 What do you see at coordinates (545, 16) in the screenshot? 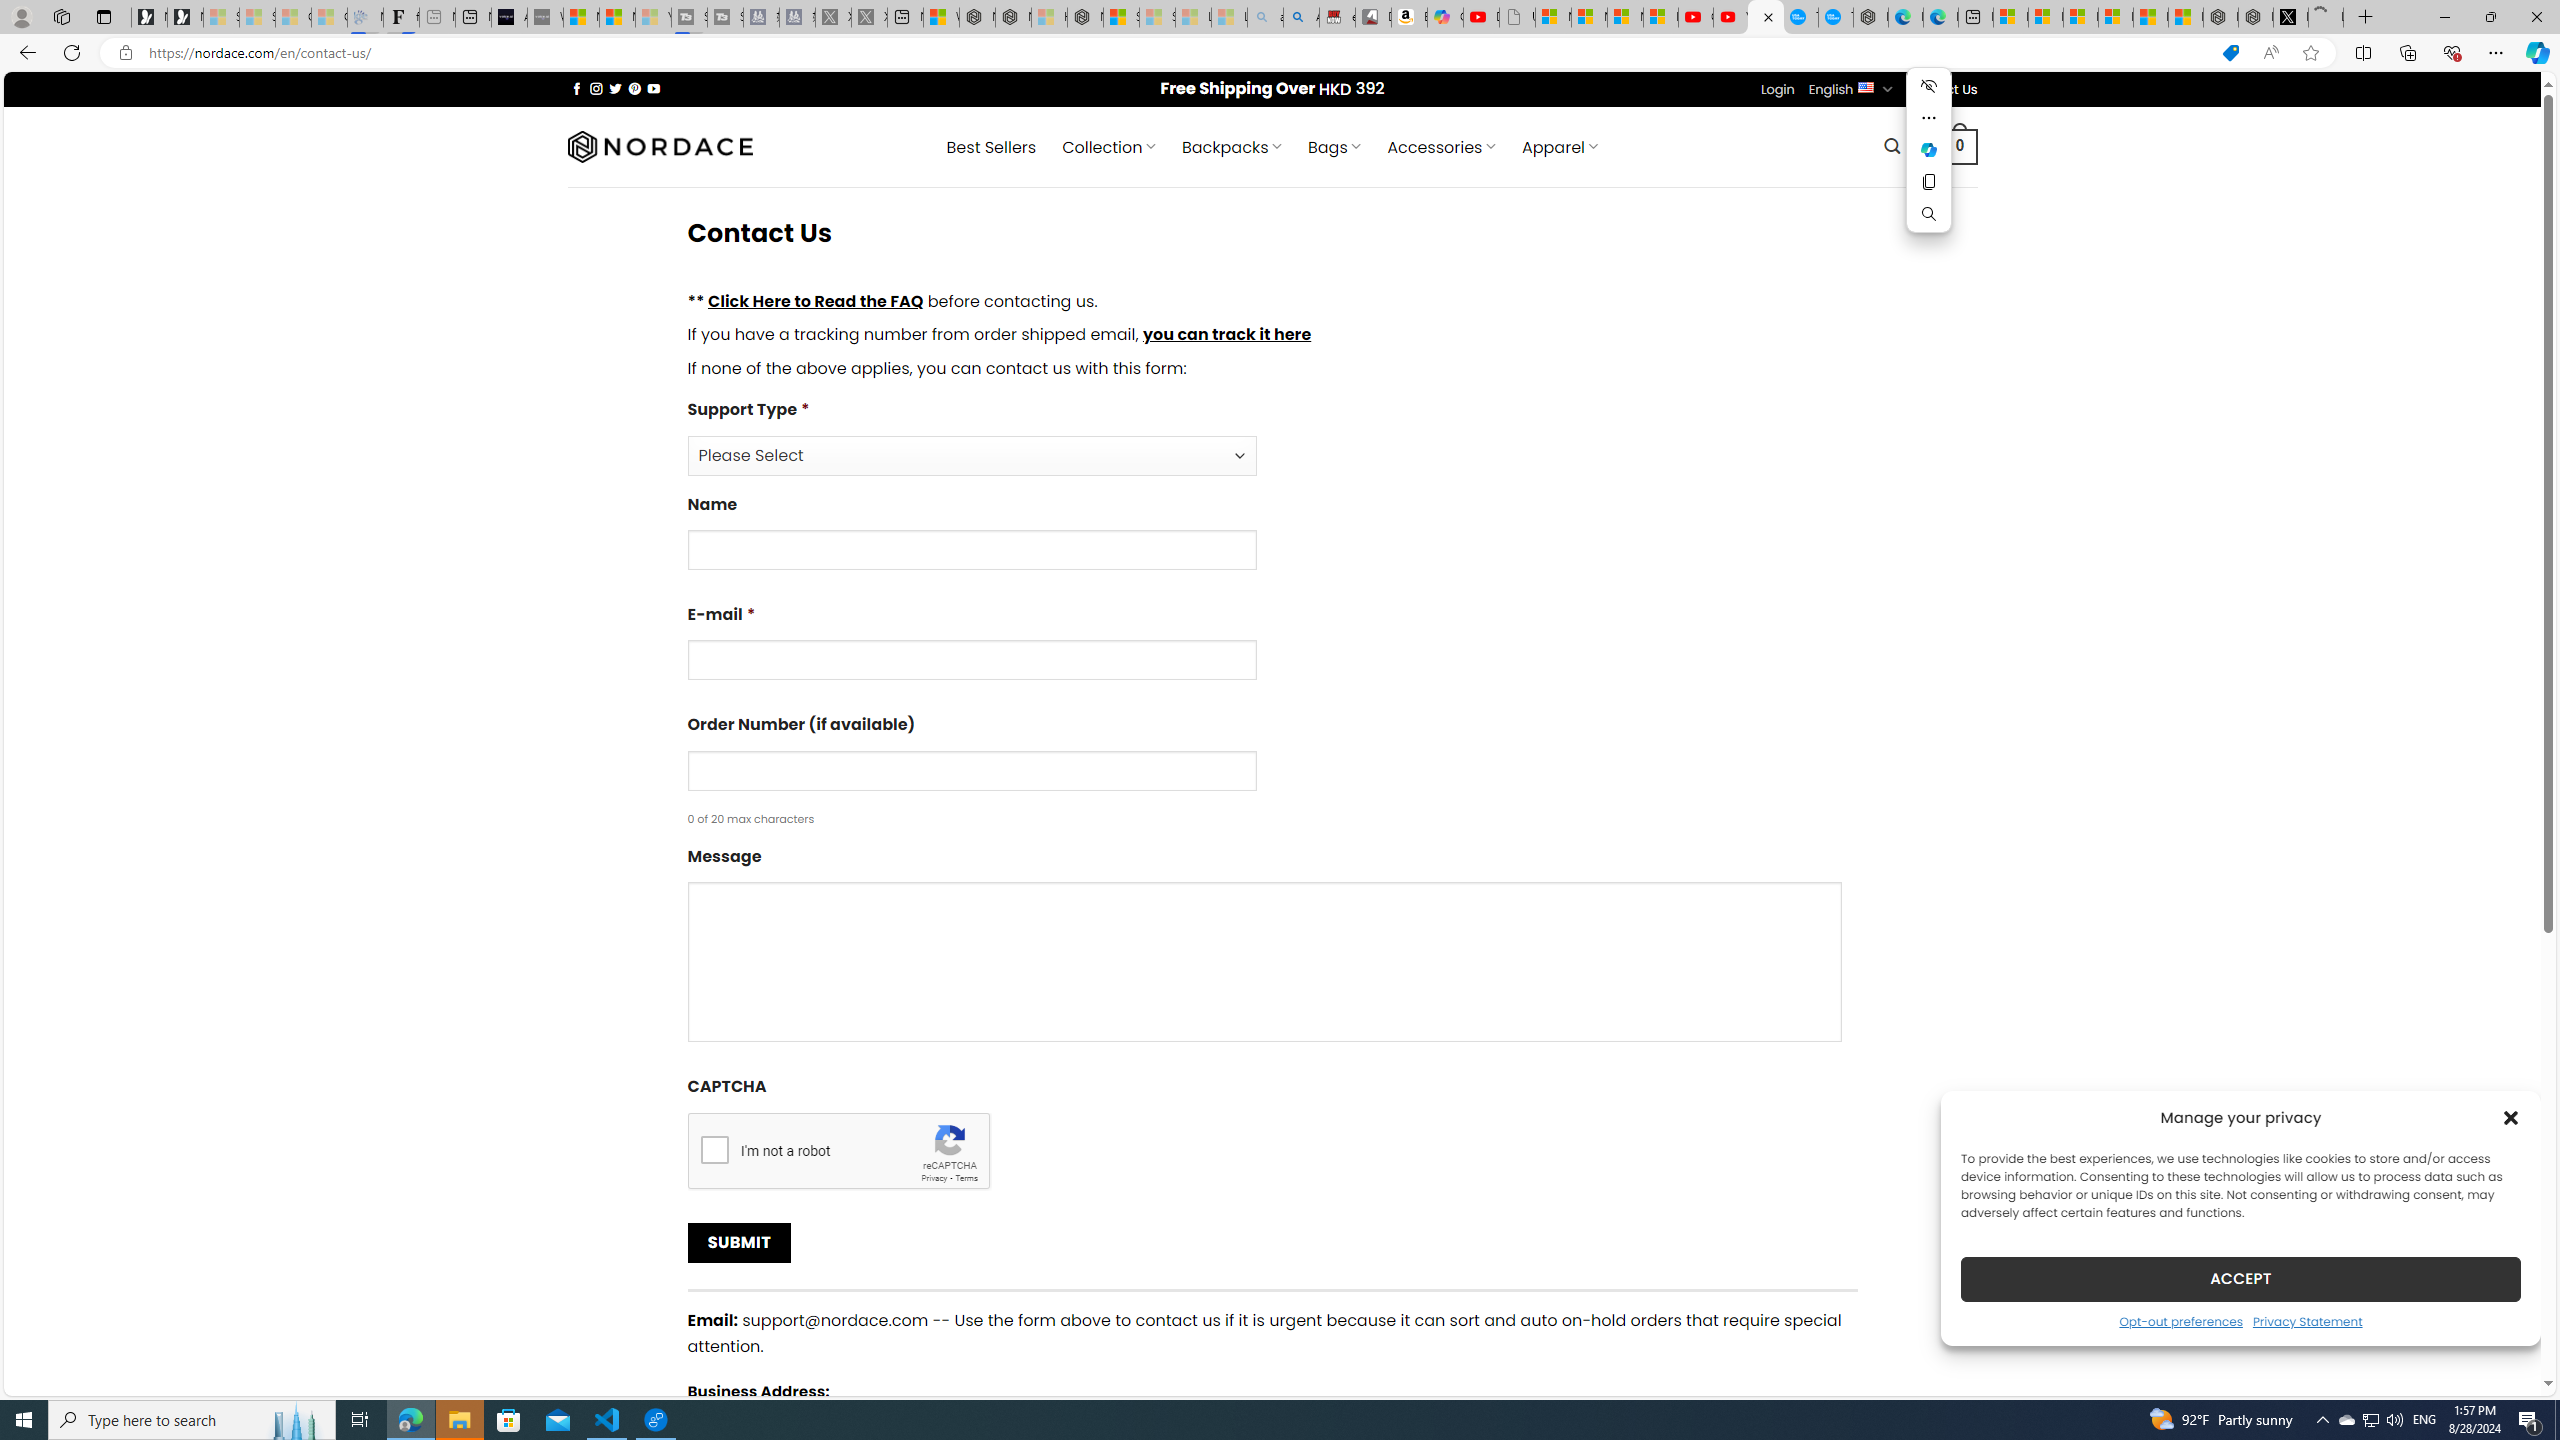
I see `'What'` at bounding box center [545, 16].